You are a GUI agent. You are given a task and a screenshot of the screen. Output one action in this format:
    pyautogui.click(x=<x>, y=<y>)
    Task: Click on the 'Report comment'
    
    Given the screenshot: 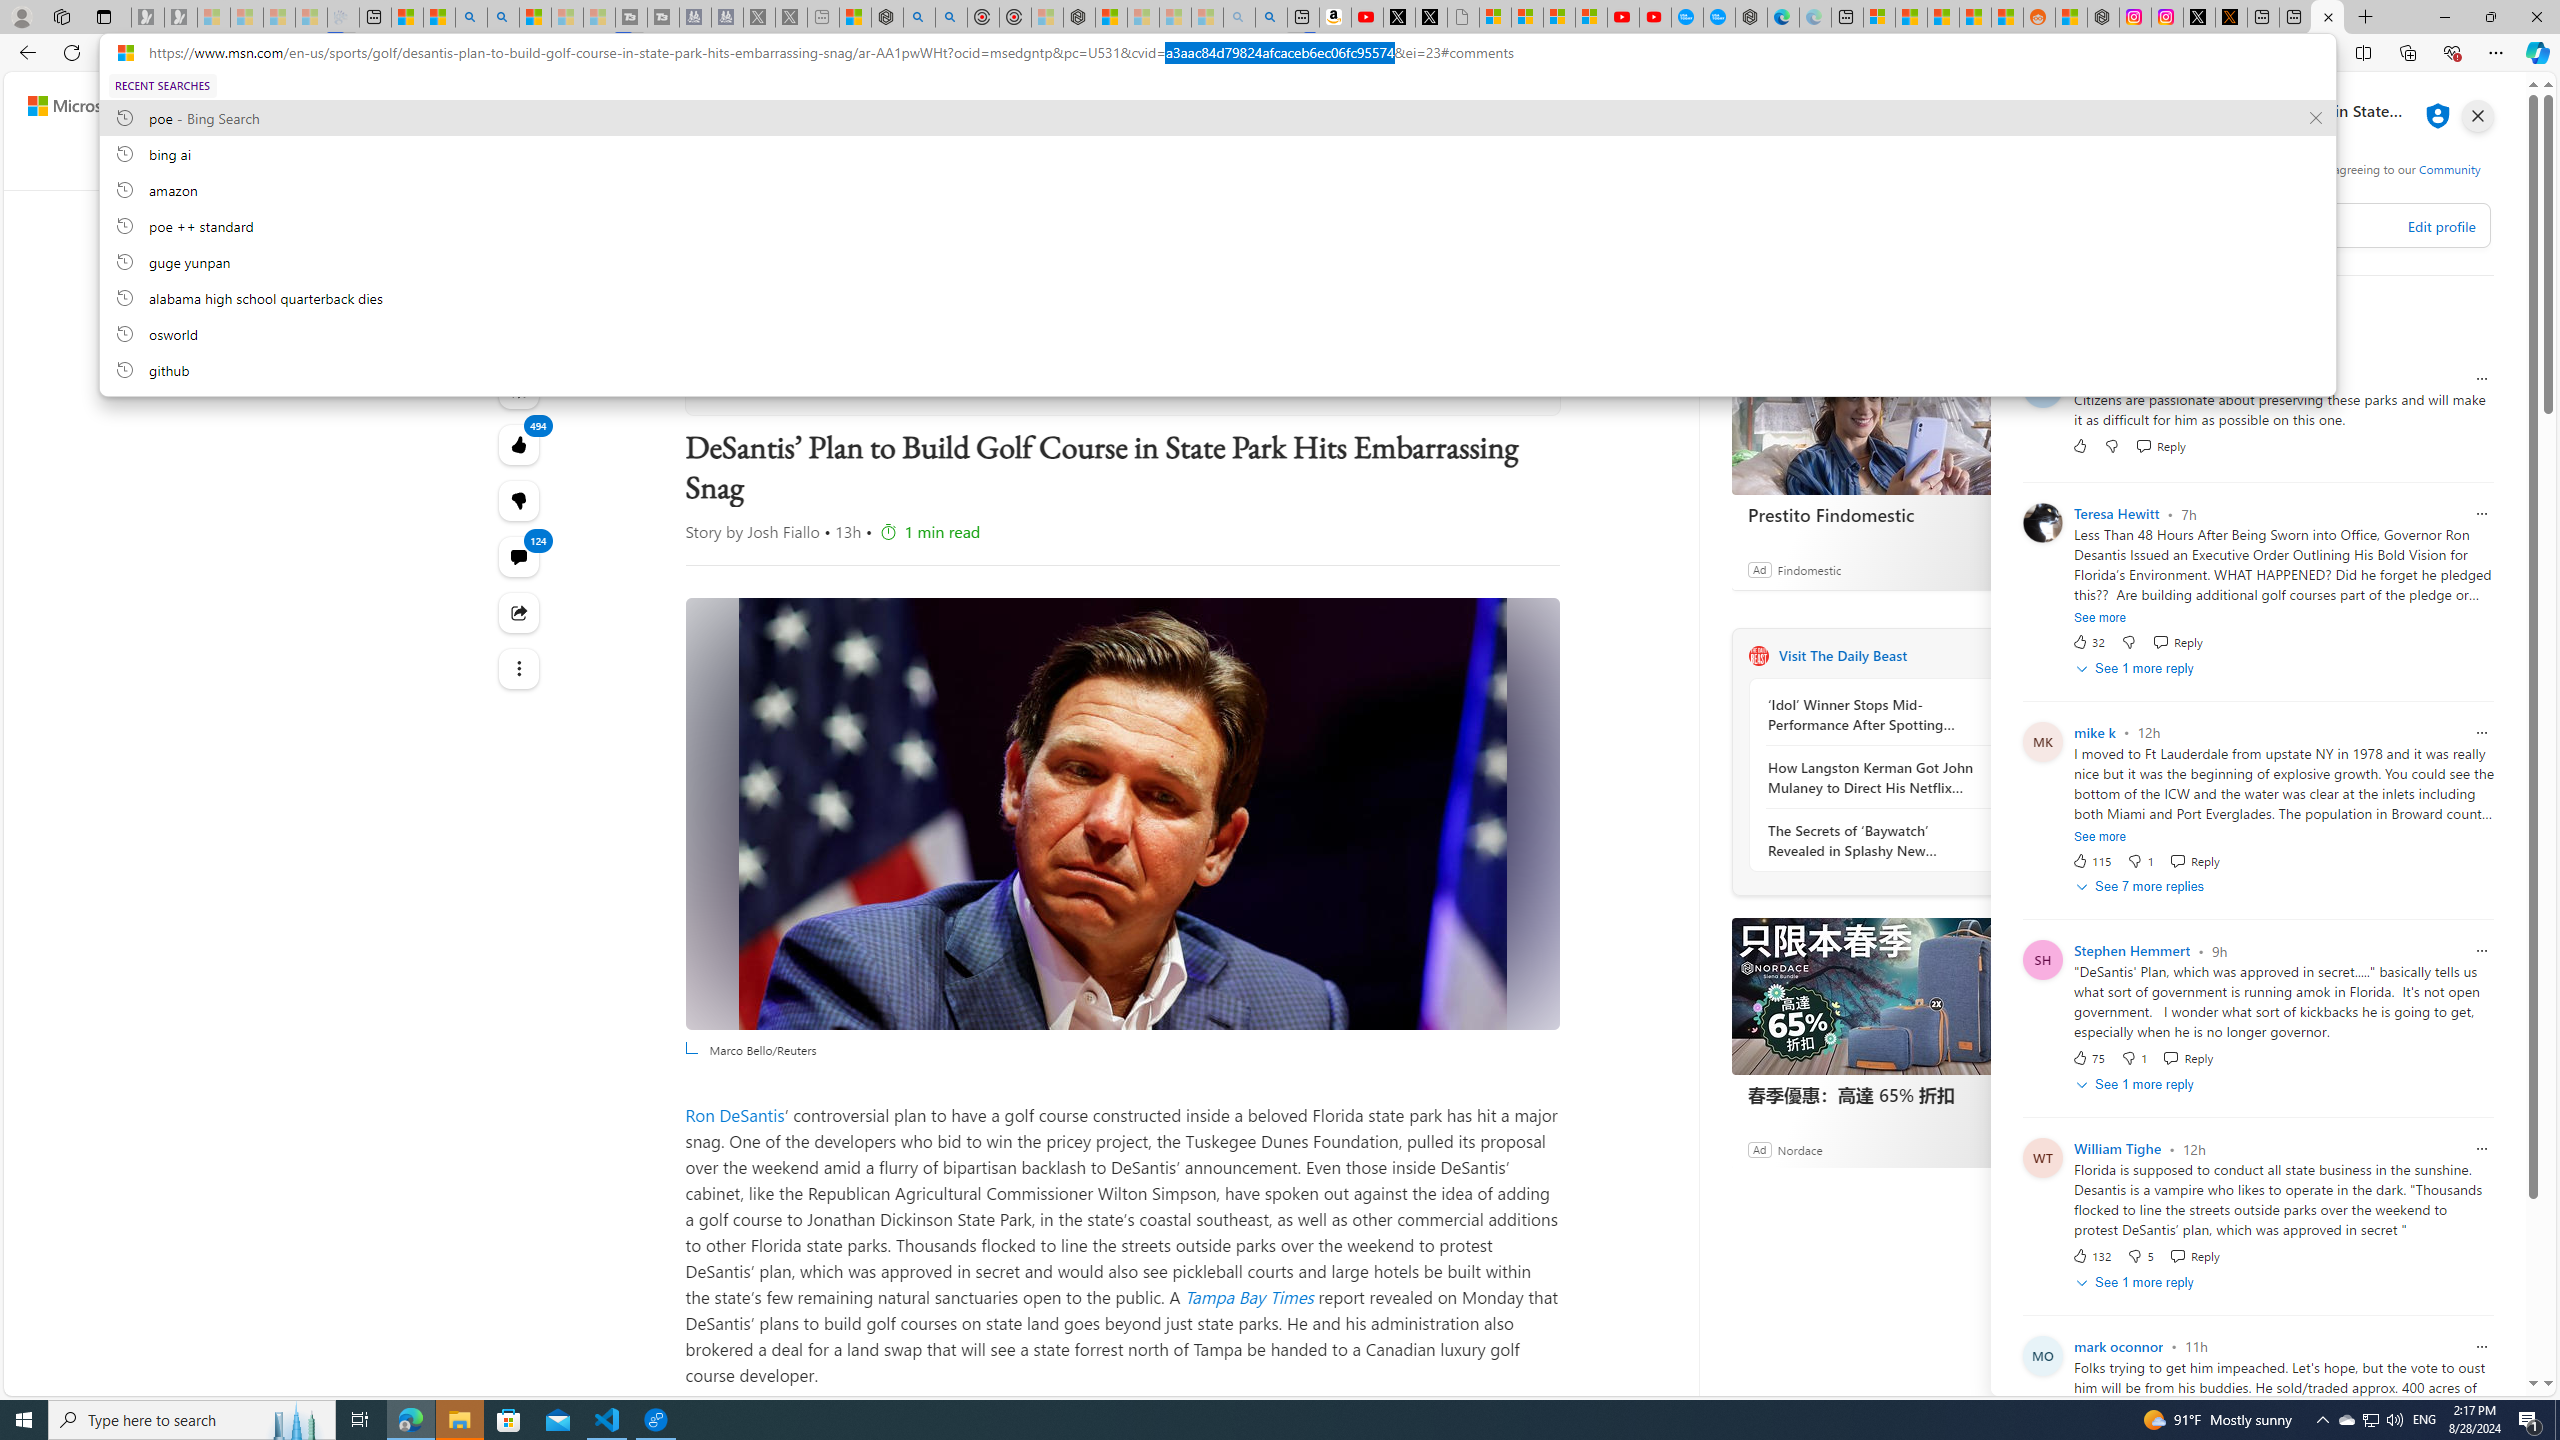 What is the action you would take?
    pyautogui.click(x=2480, y=1345)
    